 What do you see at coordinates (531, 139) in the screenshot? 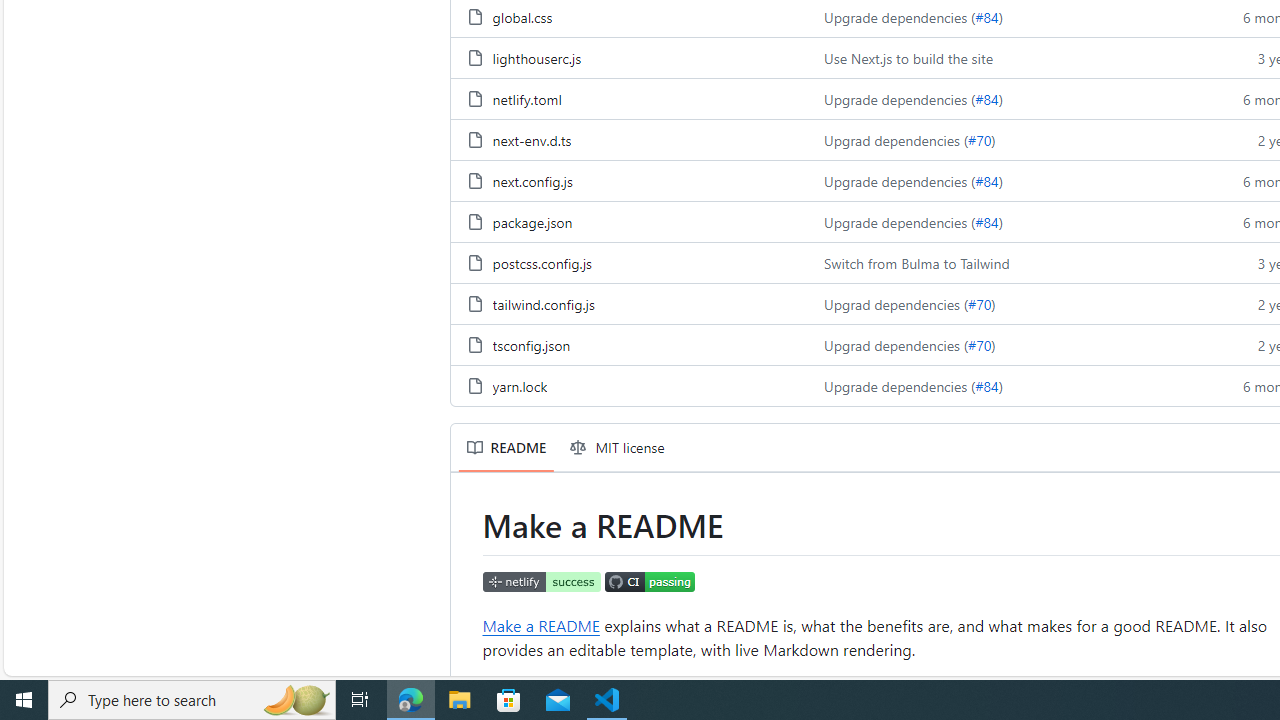
I see `'next-env.d.ts, (File)'` at bounding box center [531, 139].